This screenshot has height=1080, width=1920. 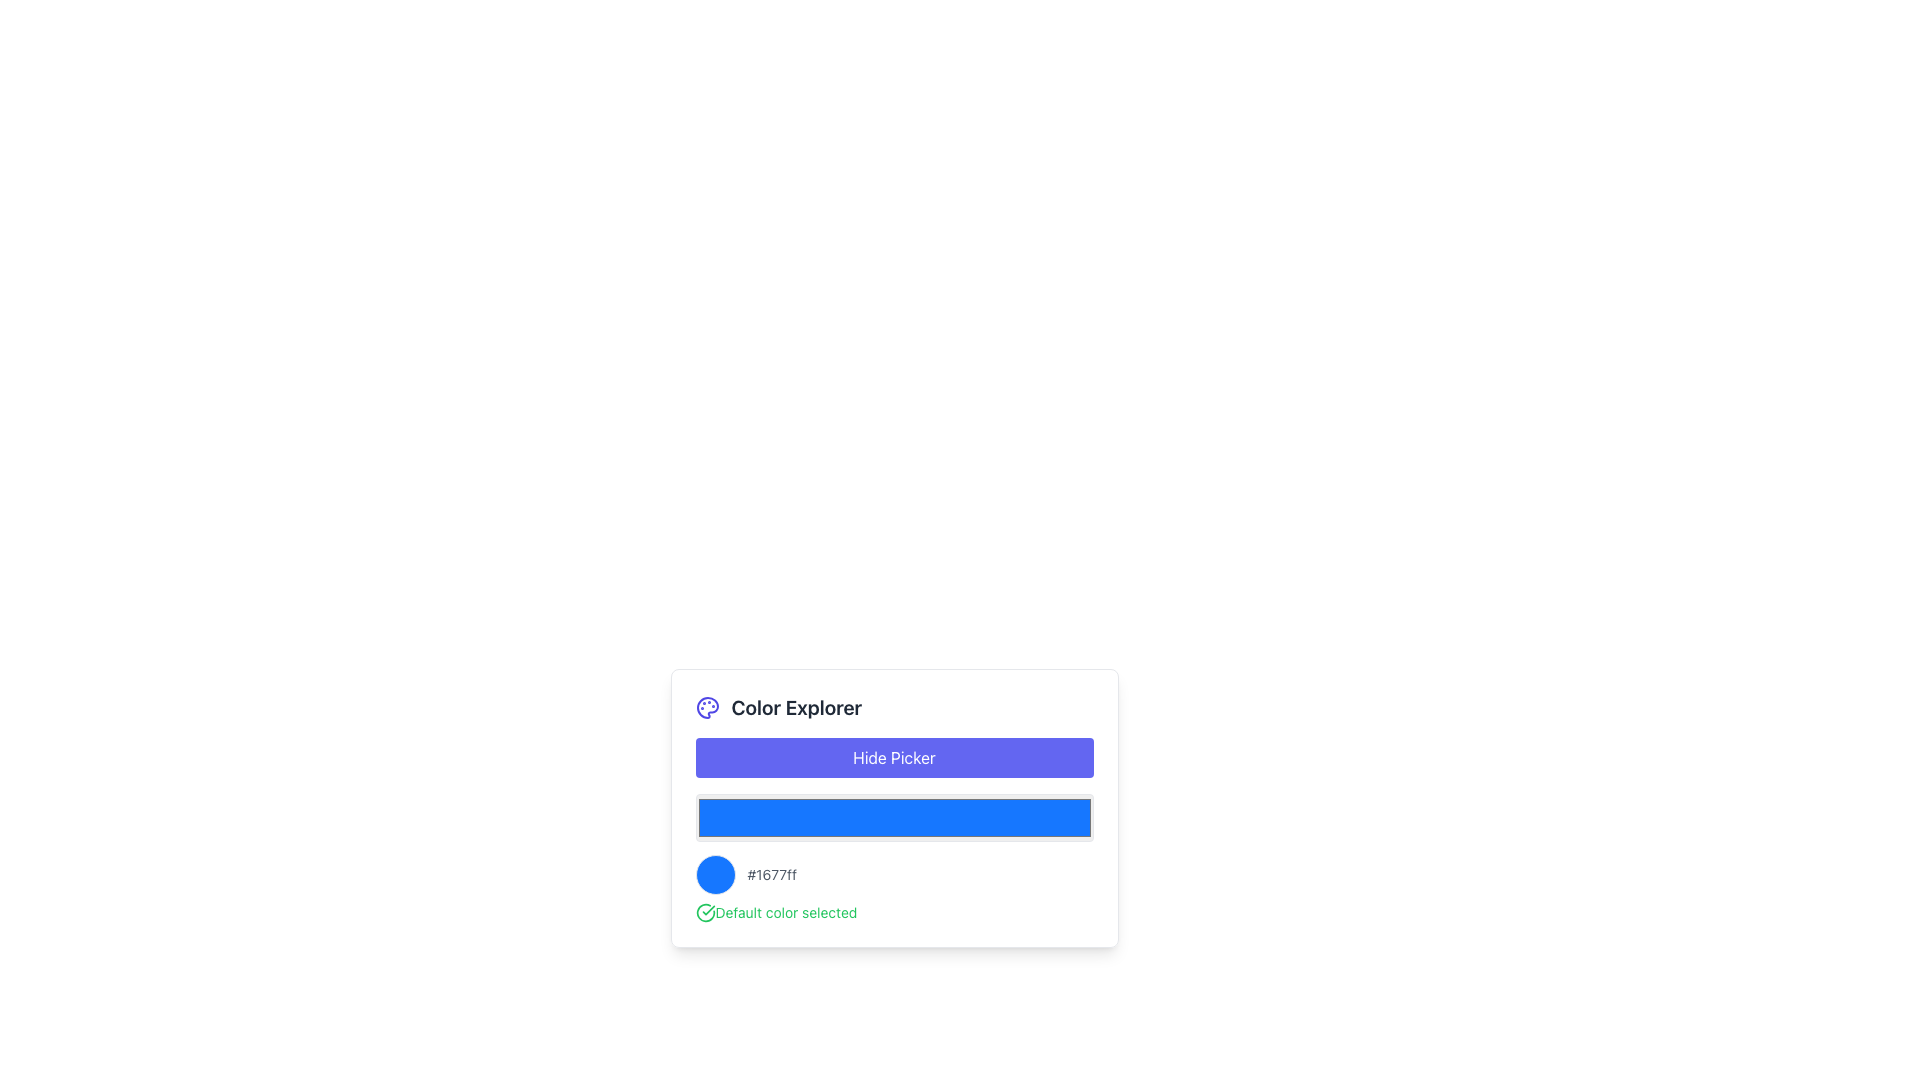 I want to click on the toggle button for the color picker interface, so click(x=893, y=758).